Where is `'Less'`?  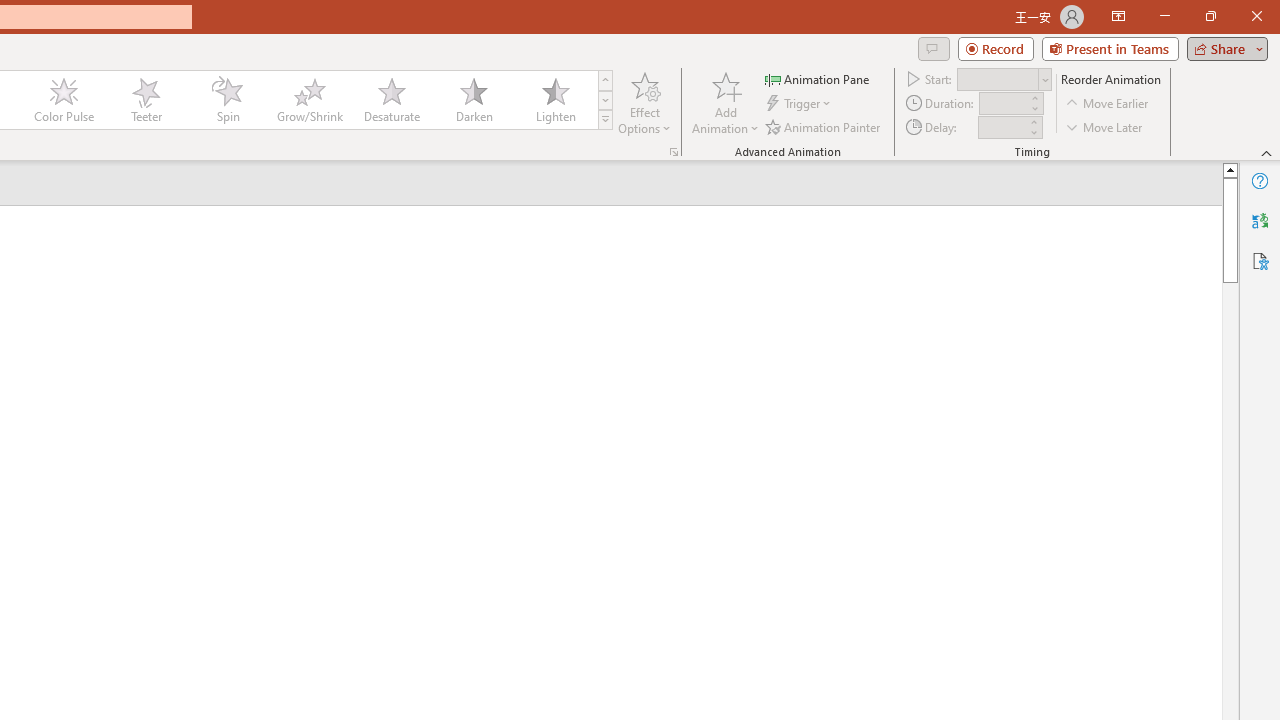
'Less' is located at coordinates (1033, 132).